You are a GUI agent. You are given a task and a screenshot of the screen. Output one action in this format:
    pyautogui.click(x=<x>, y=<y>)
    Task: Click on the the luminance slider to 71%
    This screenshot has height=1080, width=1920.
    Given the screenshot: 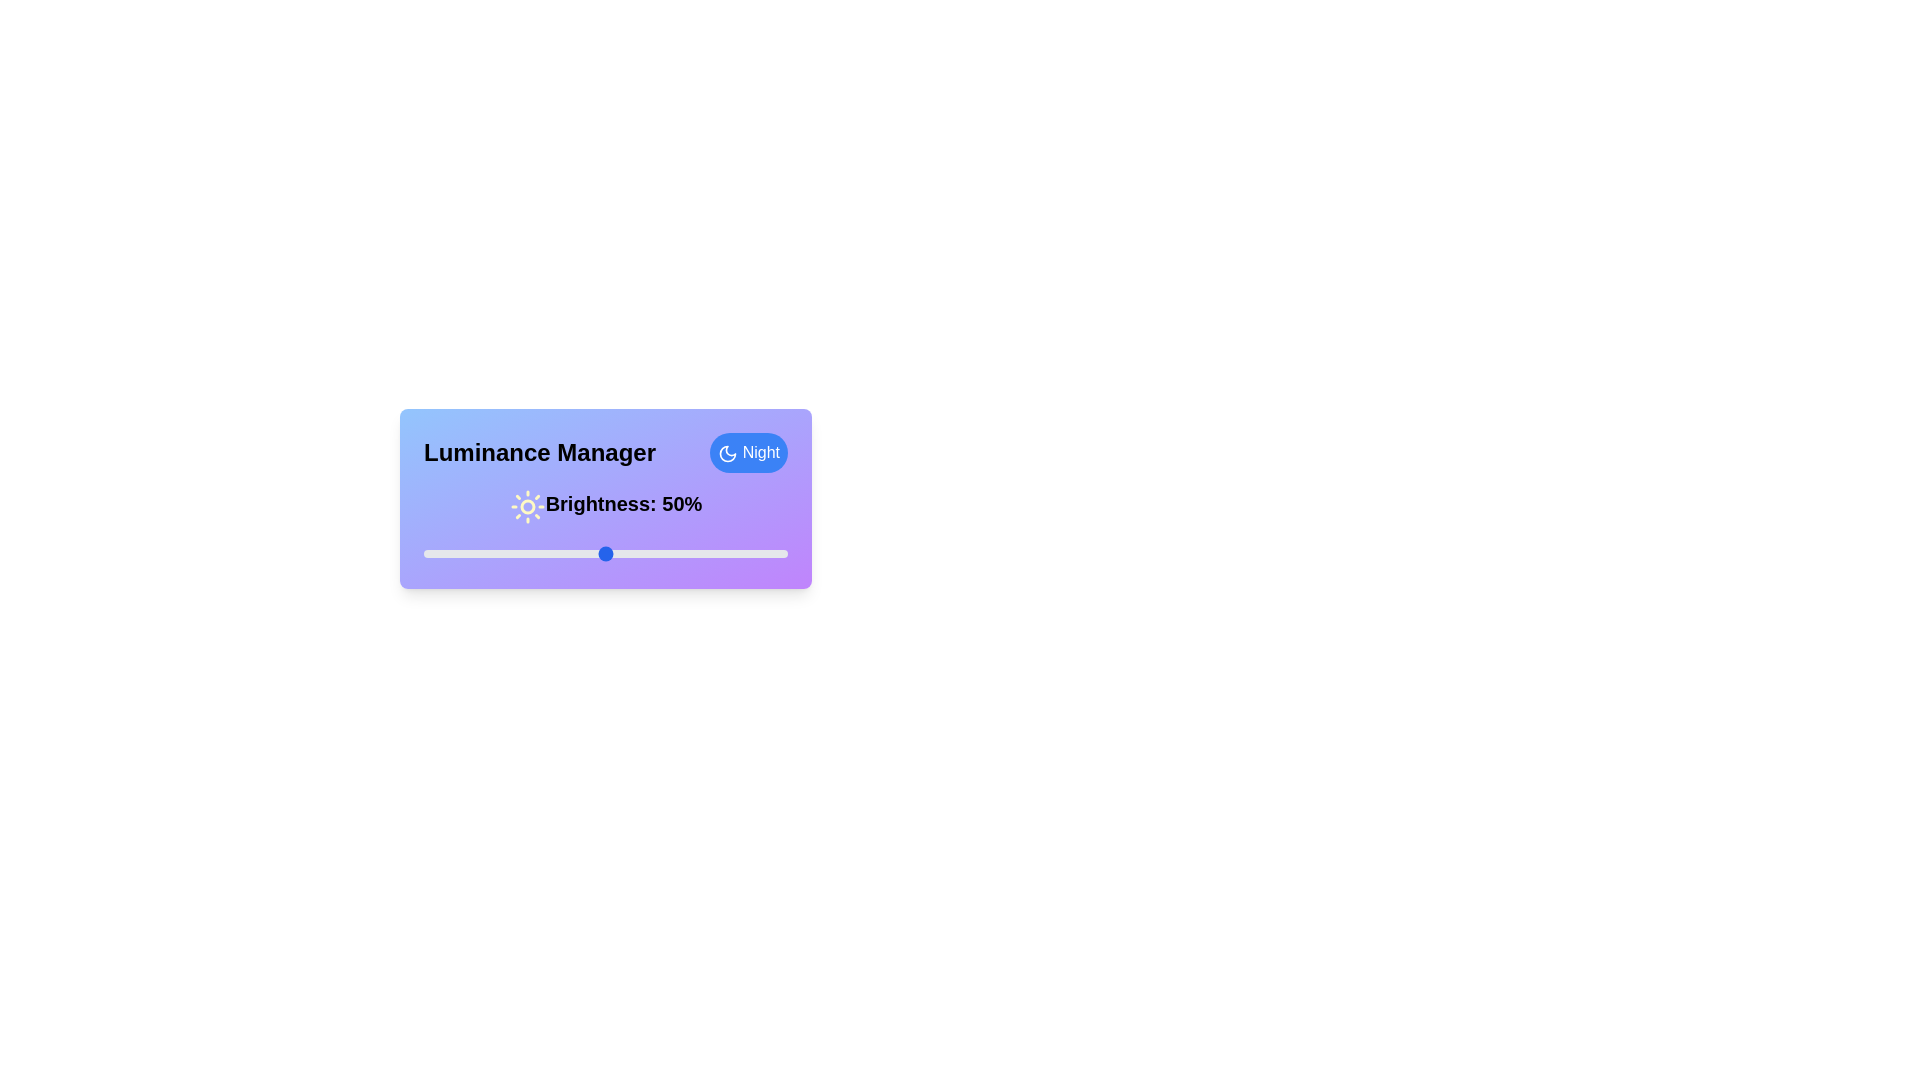 What is the action you would take?
    pyautogui.click(x=682, y=554)
    